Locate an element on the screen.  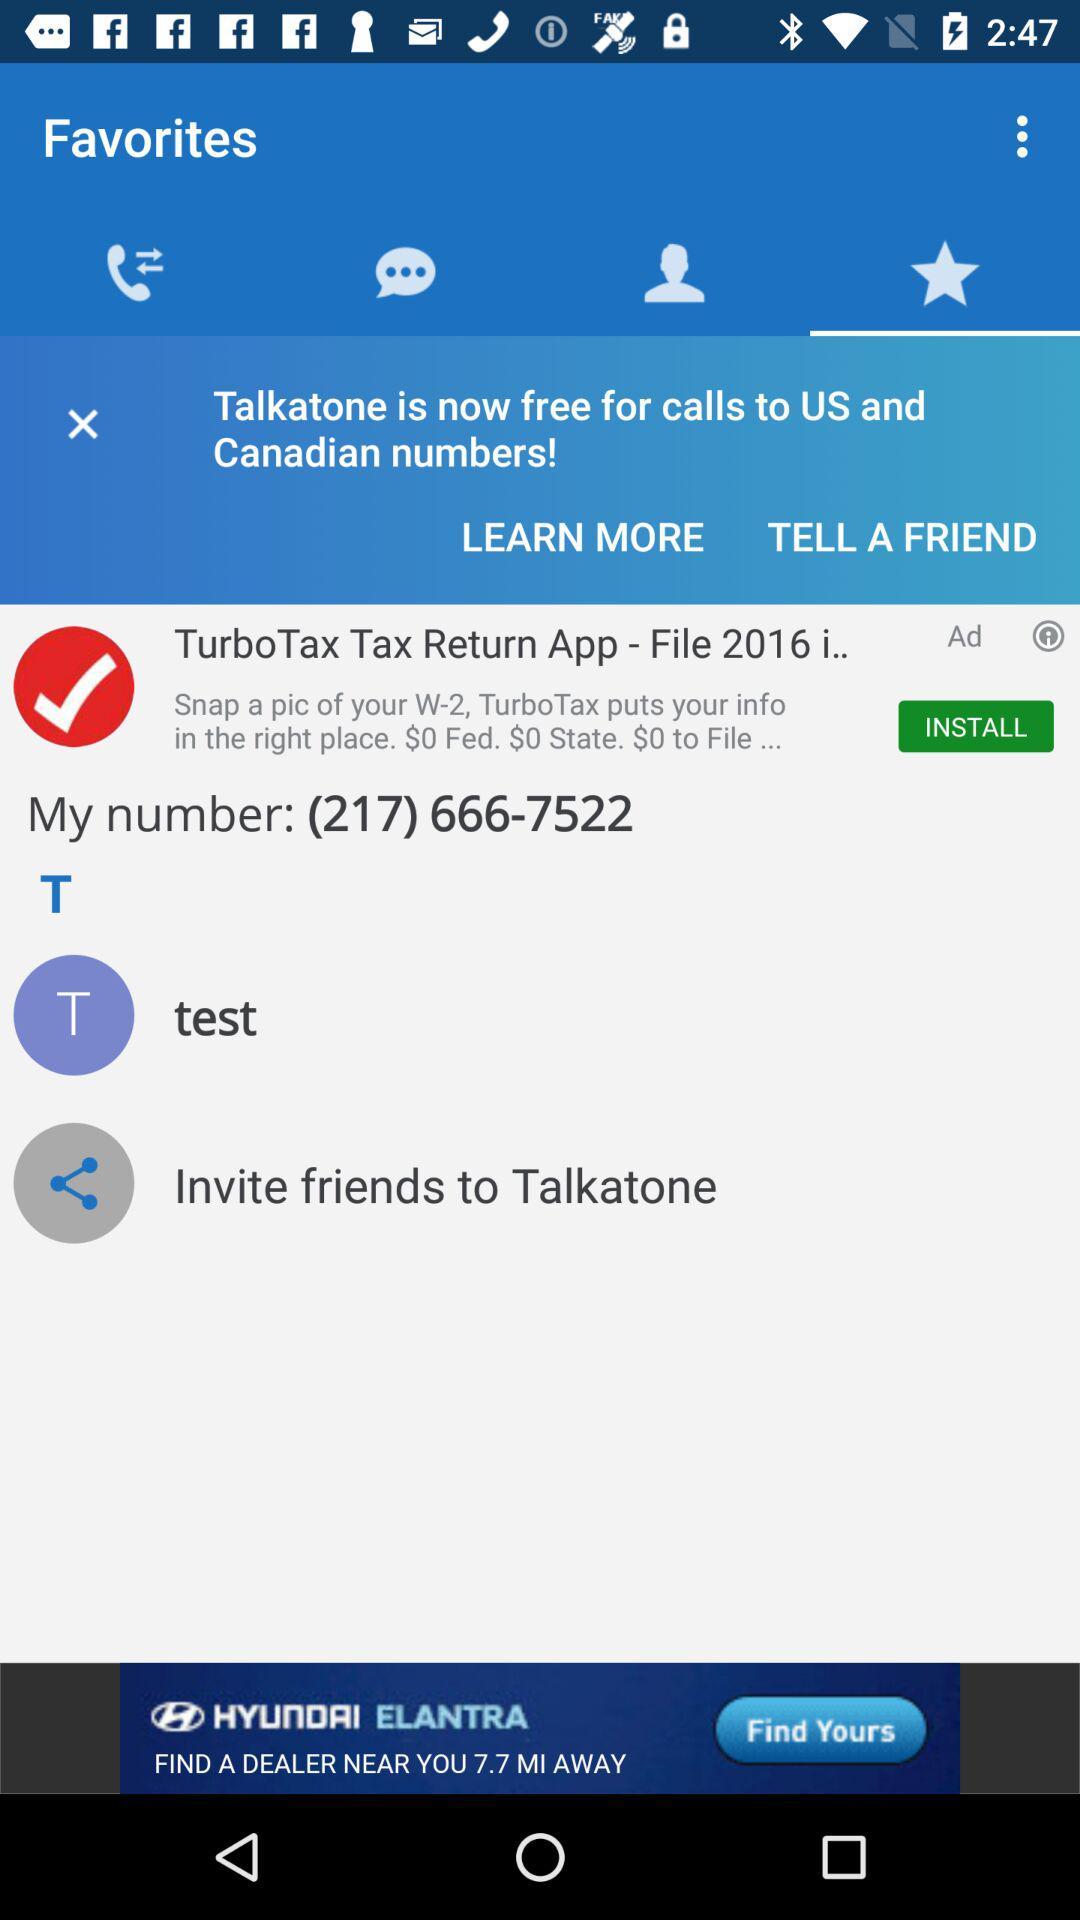
done option is located at coordinates (72, 686).